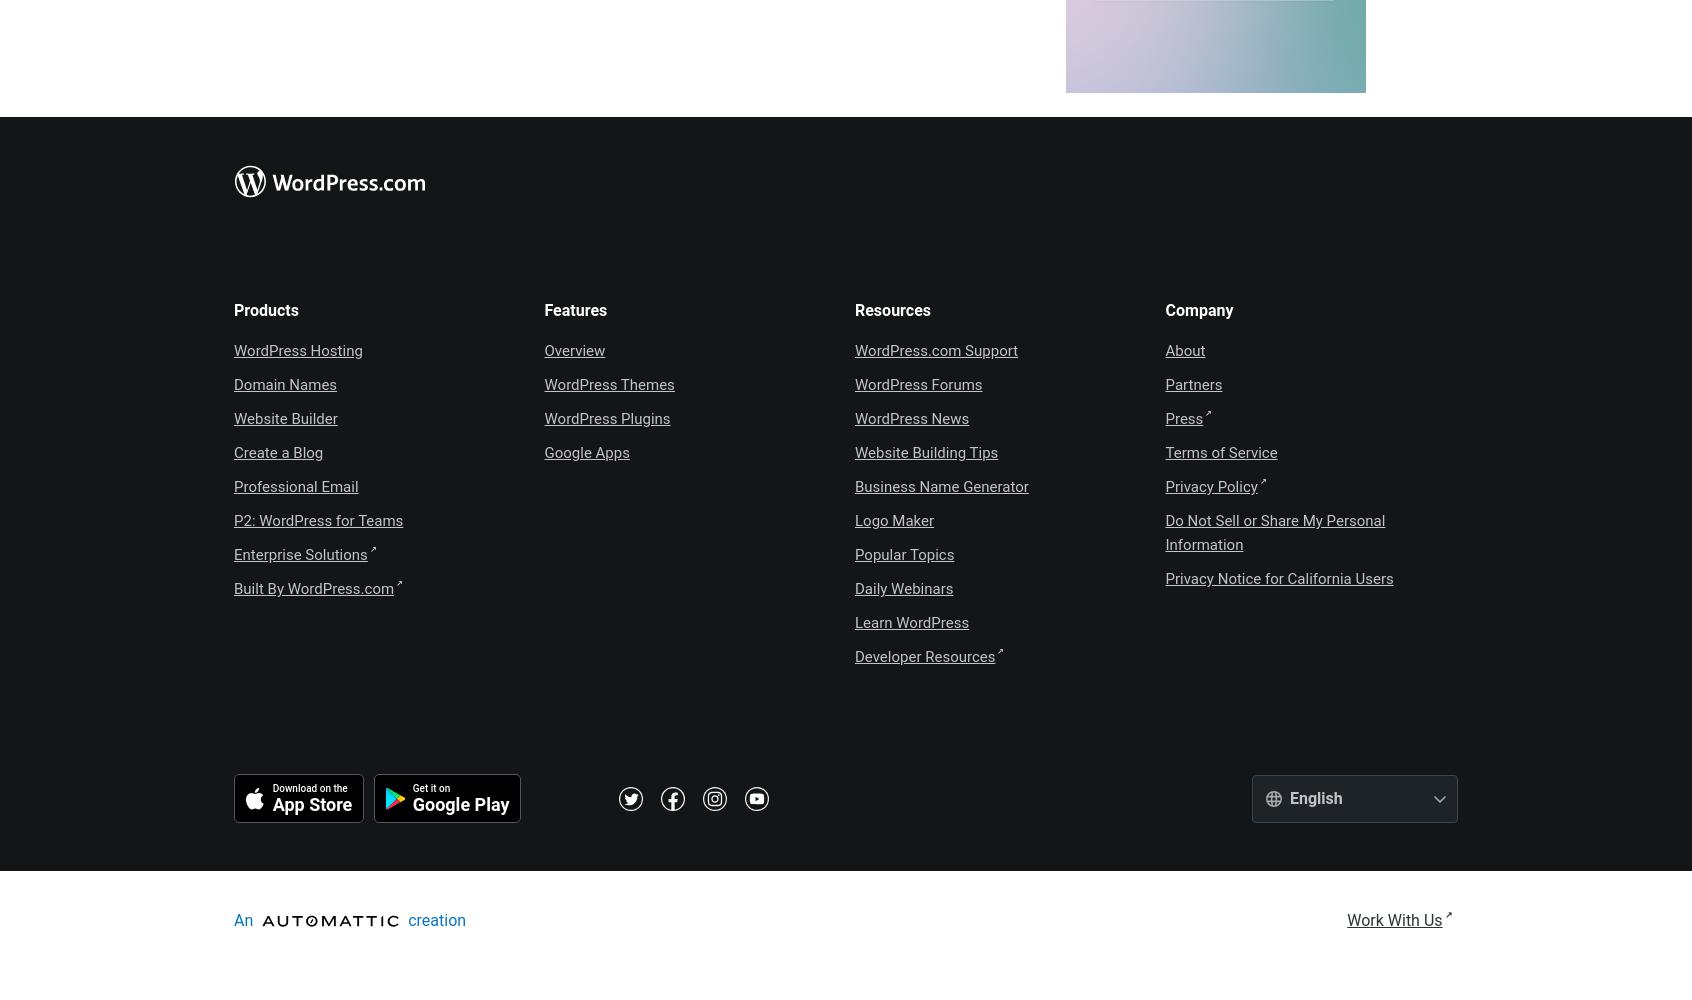  I want to click on 'Get it on', so click(429, 788).